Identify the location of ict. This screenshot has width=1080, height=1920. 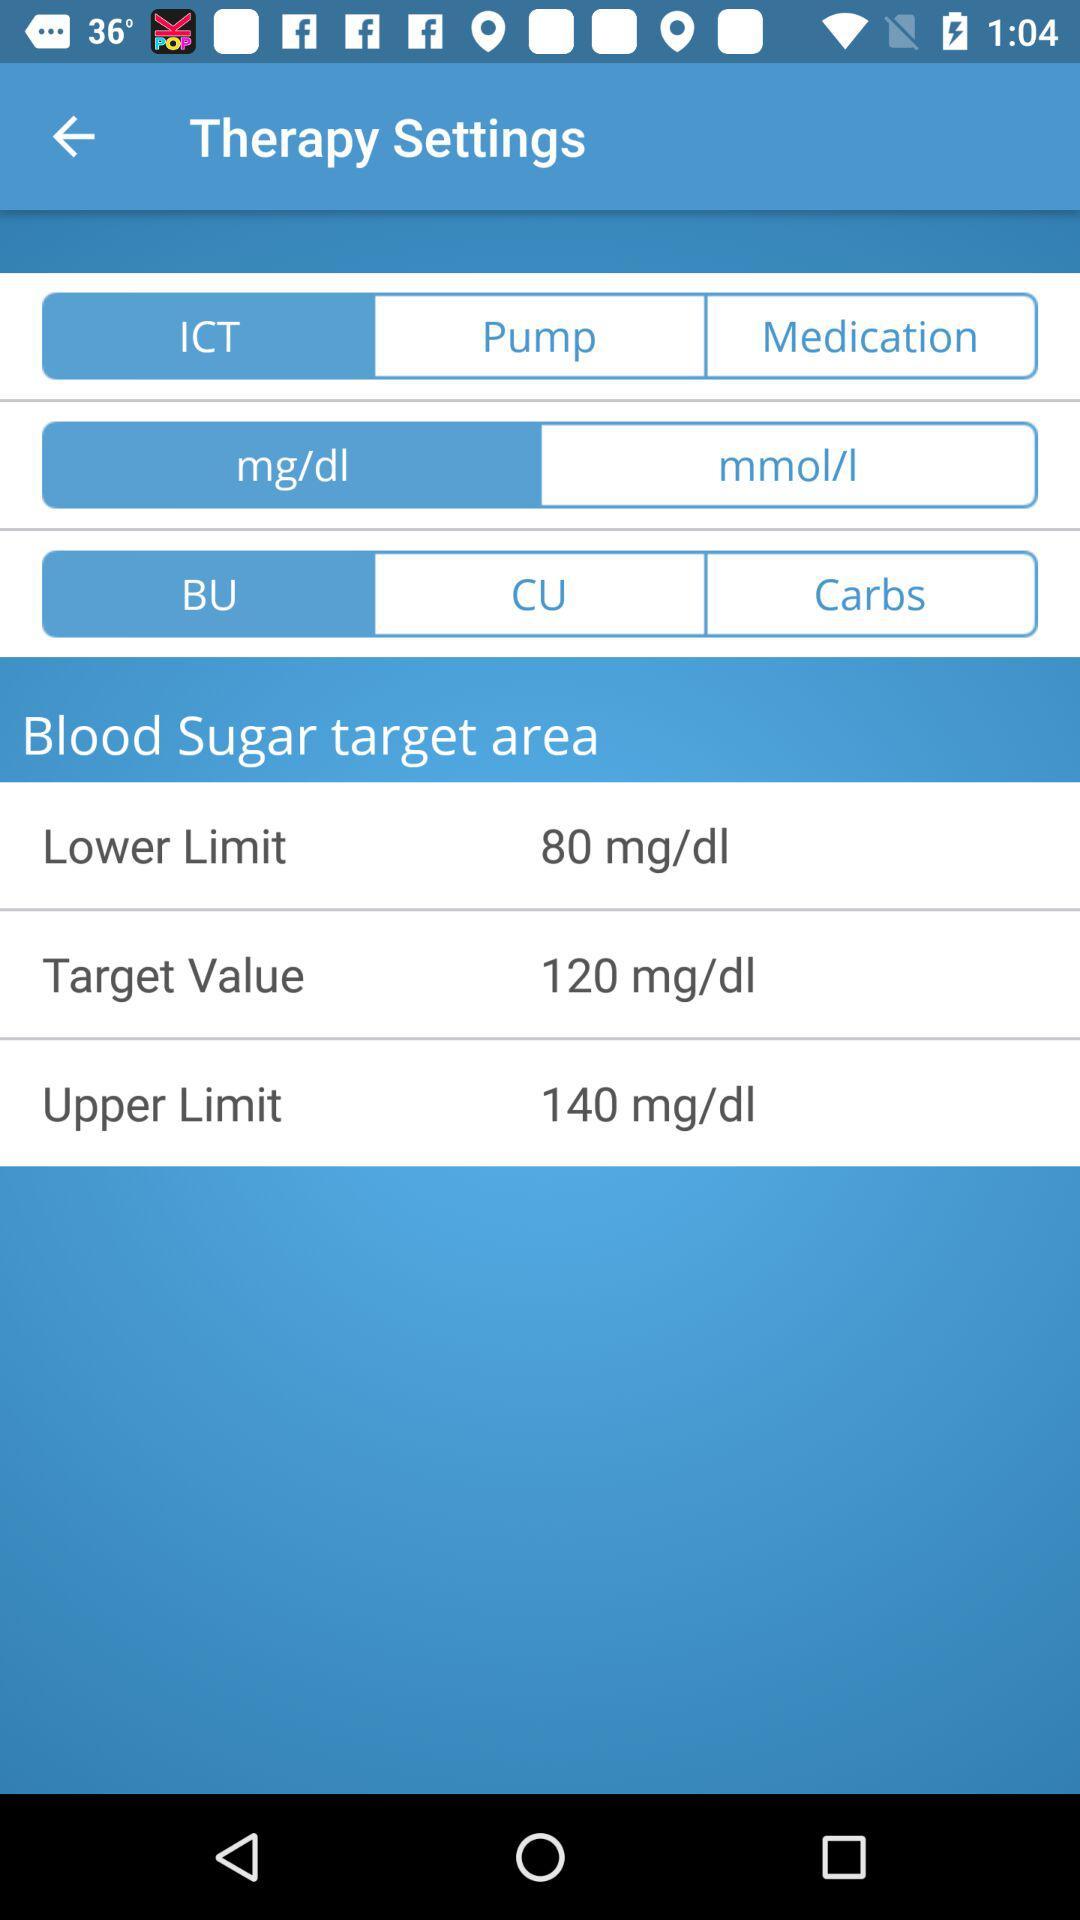
(207, 336).